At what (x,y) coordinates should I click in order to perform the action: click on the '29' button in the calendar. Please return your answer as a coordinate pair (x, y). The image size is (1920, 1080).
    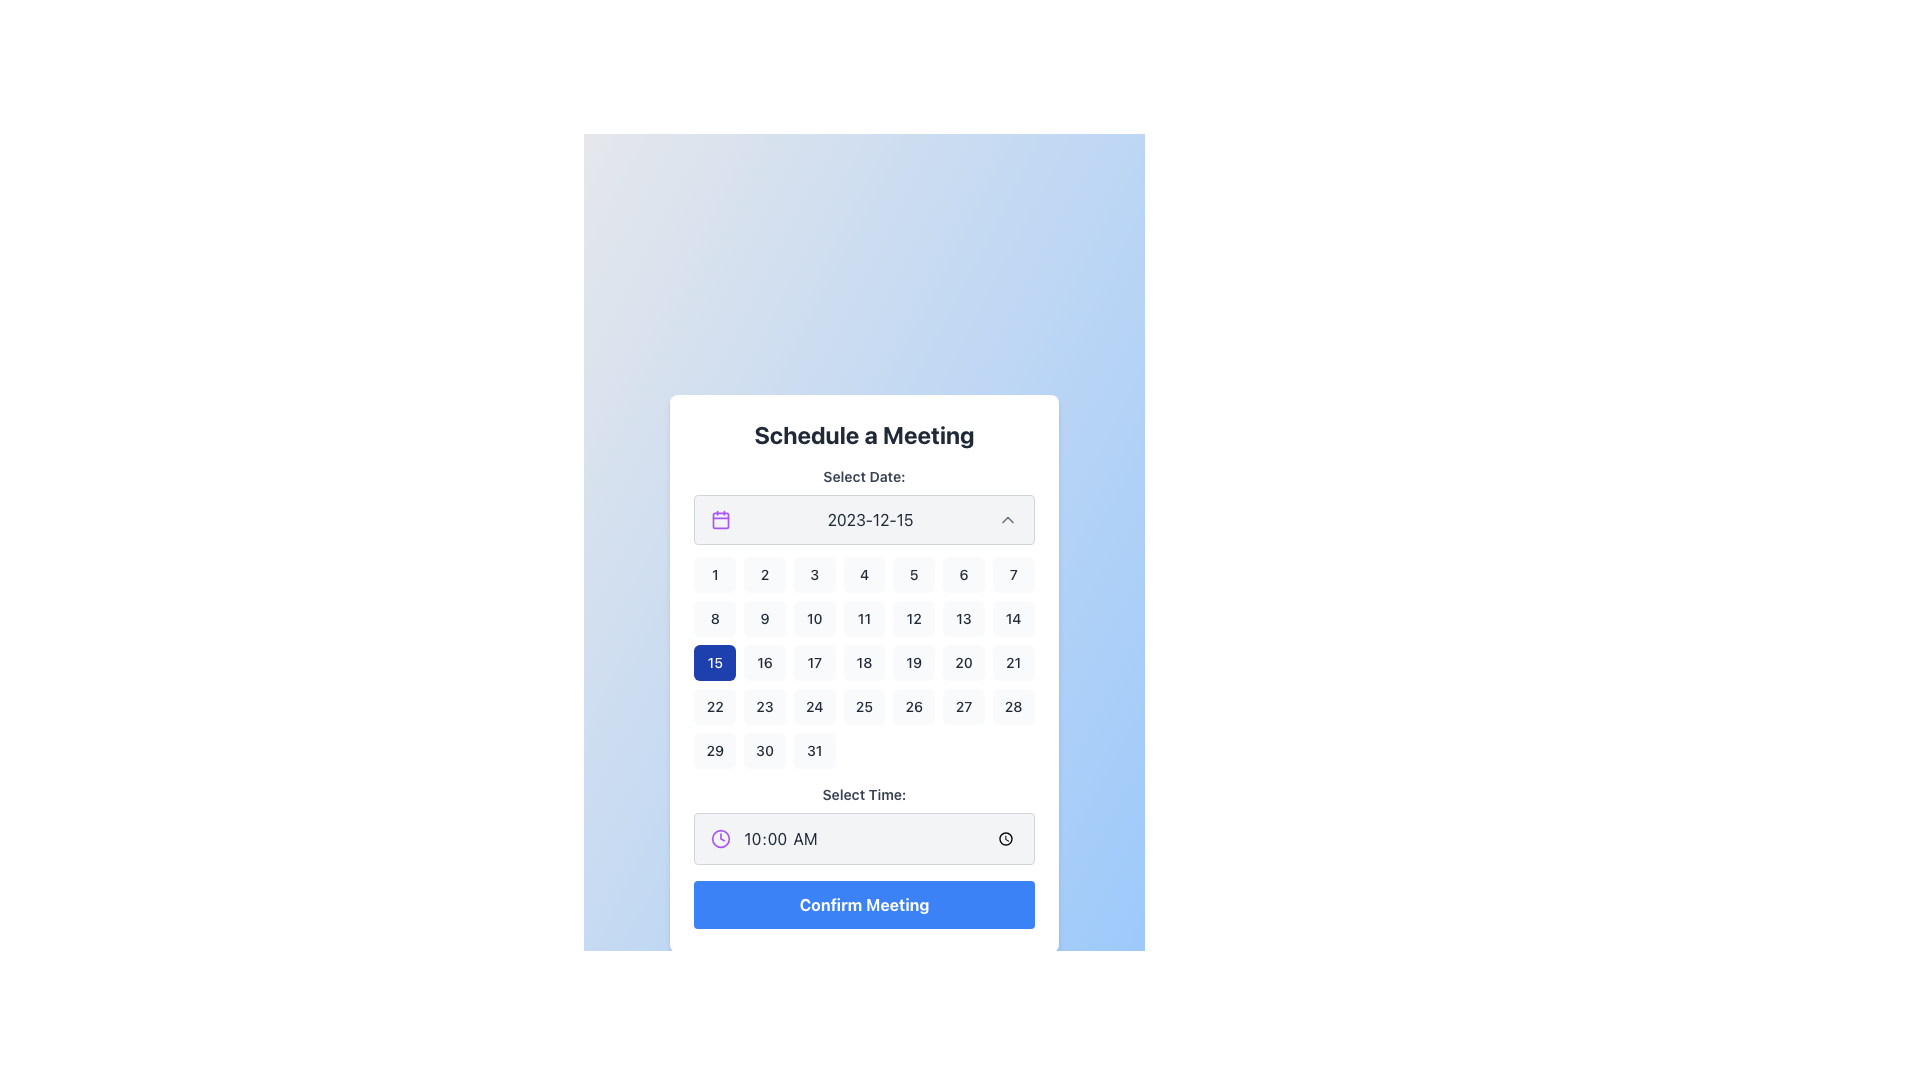
    Looking at the image, I should click on (715, 751).